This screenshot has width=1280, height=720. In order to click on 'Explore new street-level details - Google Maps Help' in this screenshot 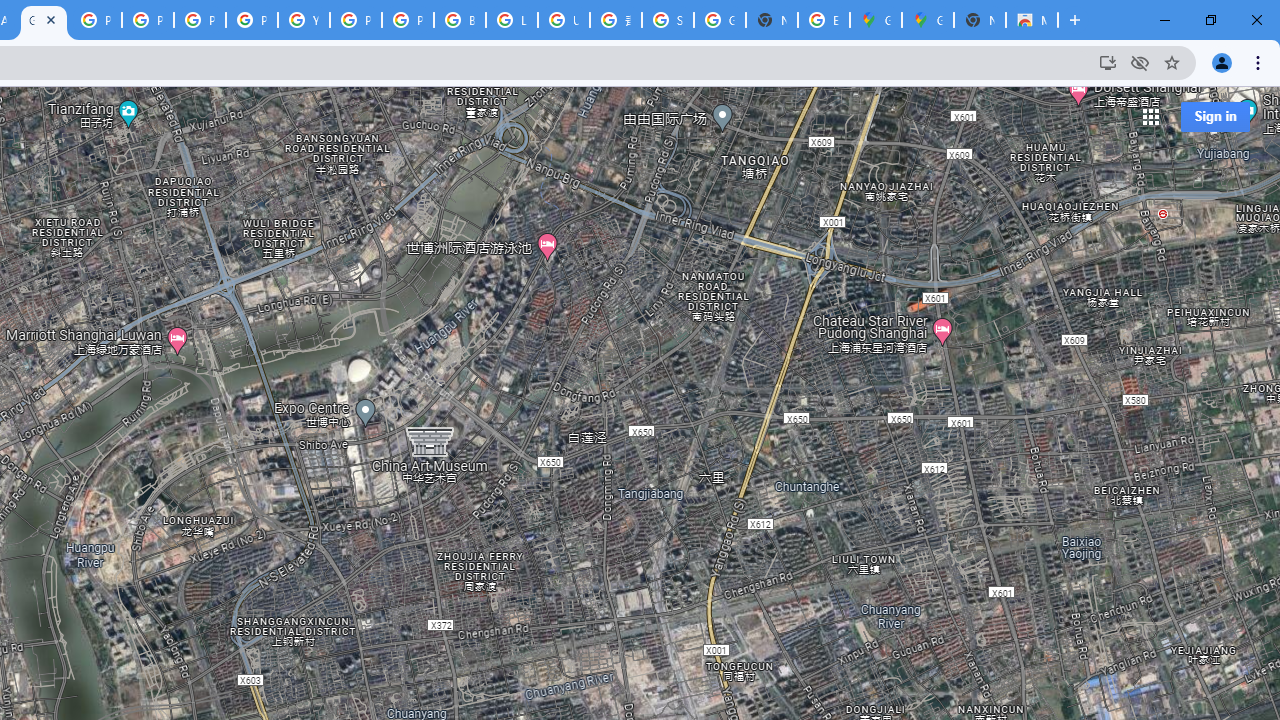, I will do `click(823, 20)`.